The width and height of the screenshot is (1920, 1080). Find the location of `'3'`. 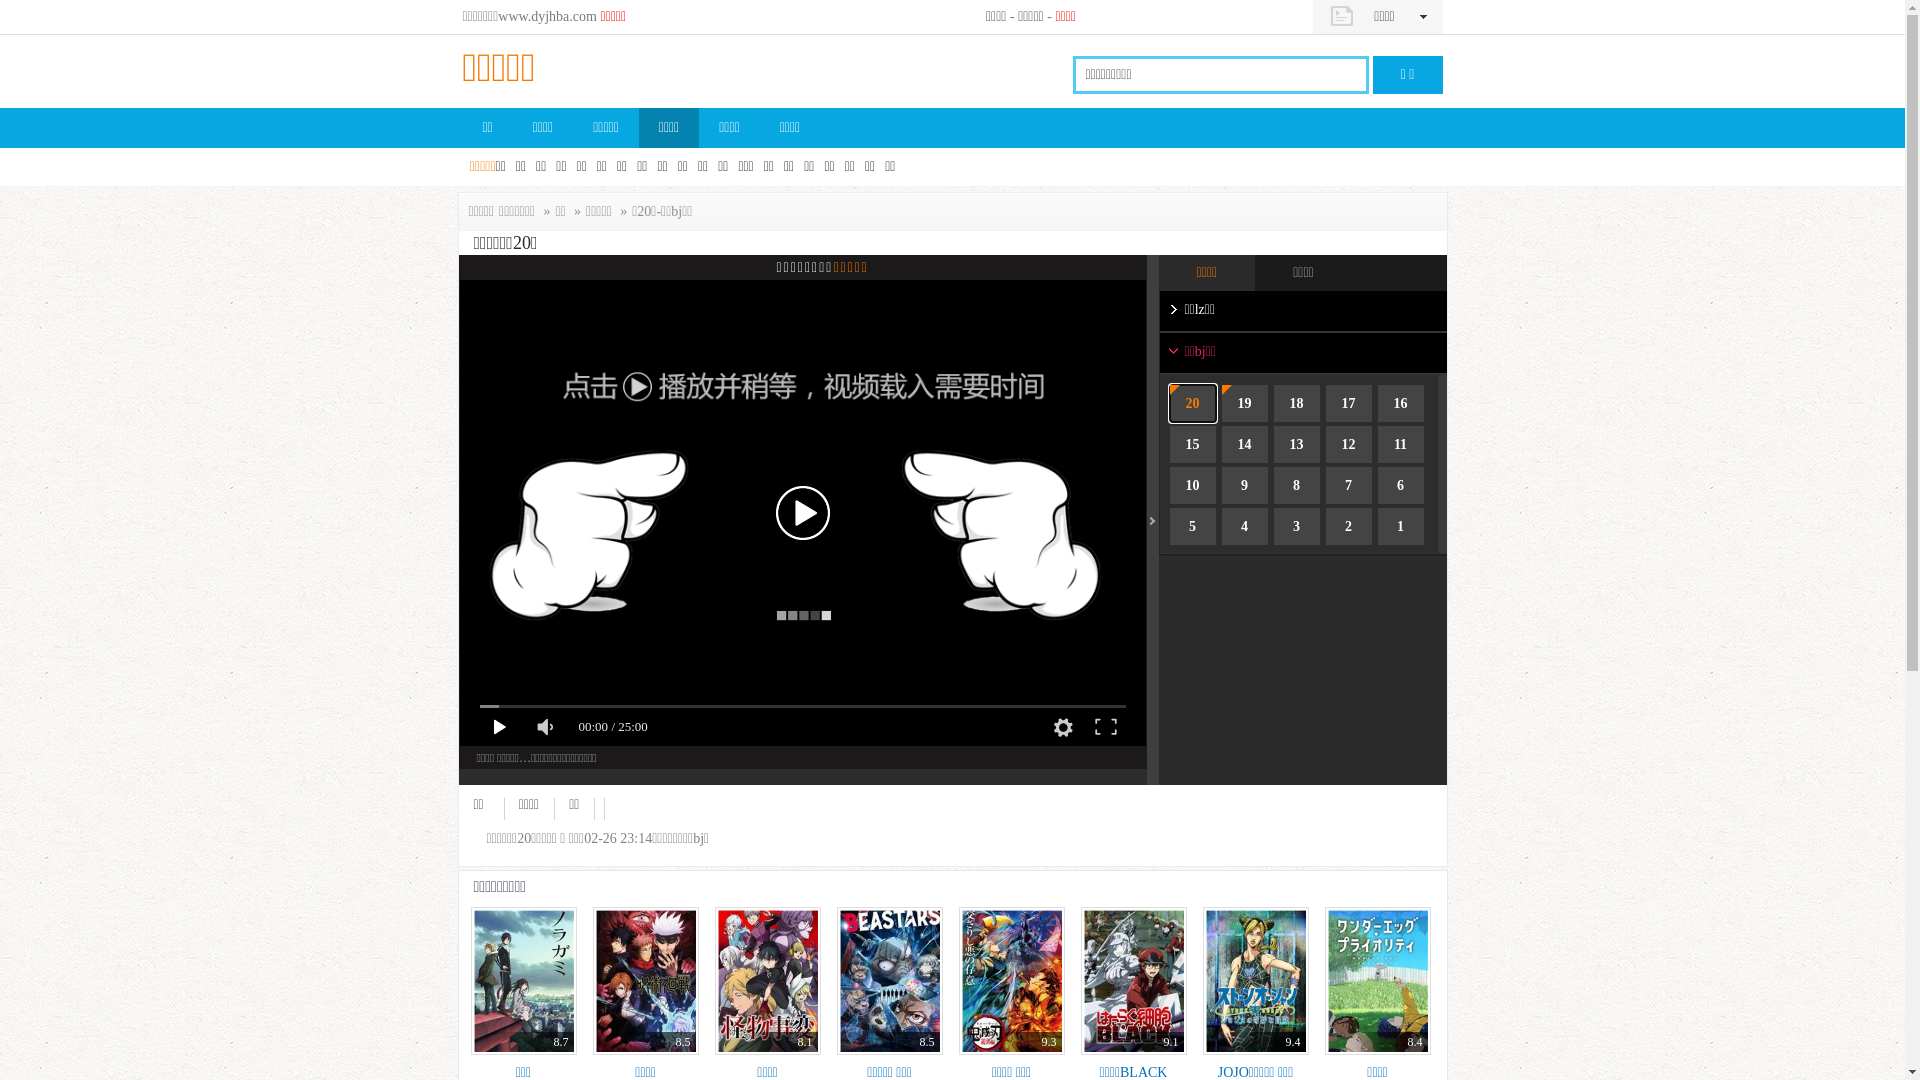

'3' is located at coordinates (1296, 525).